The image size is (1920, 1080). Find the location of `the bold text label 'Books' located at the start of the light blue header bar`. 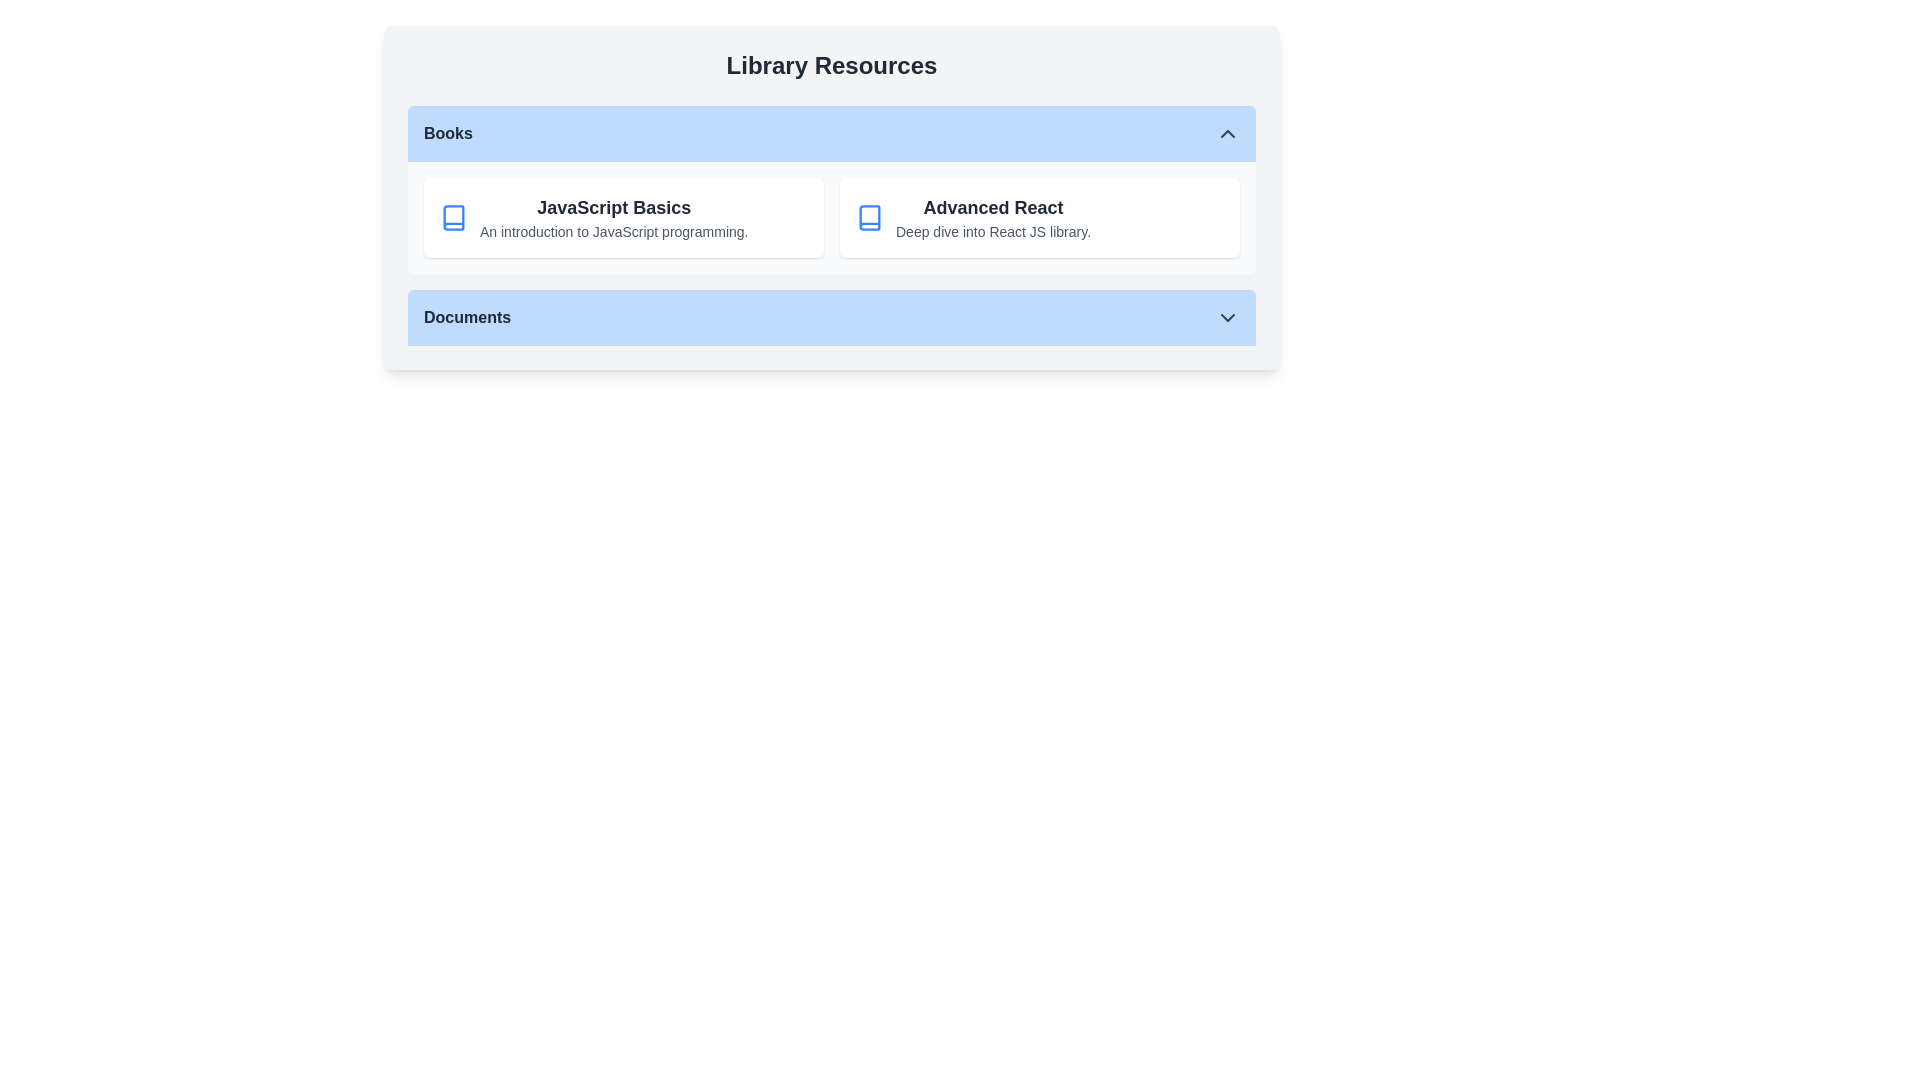

the bold text label 'Books' located at the start of the light blue header bar is located at coordinates (447, 134).